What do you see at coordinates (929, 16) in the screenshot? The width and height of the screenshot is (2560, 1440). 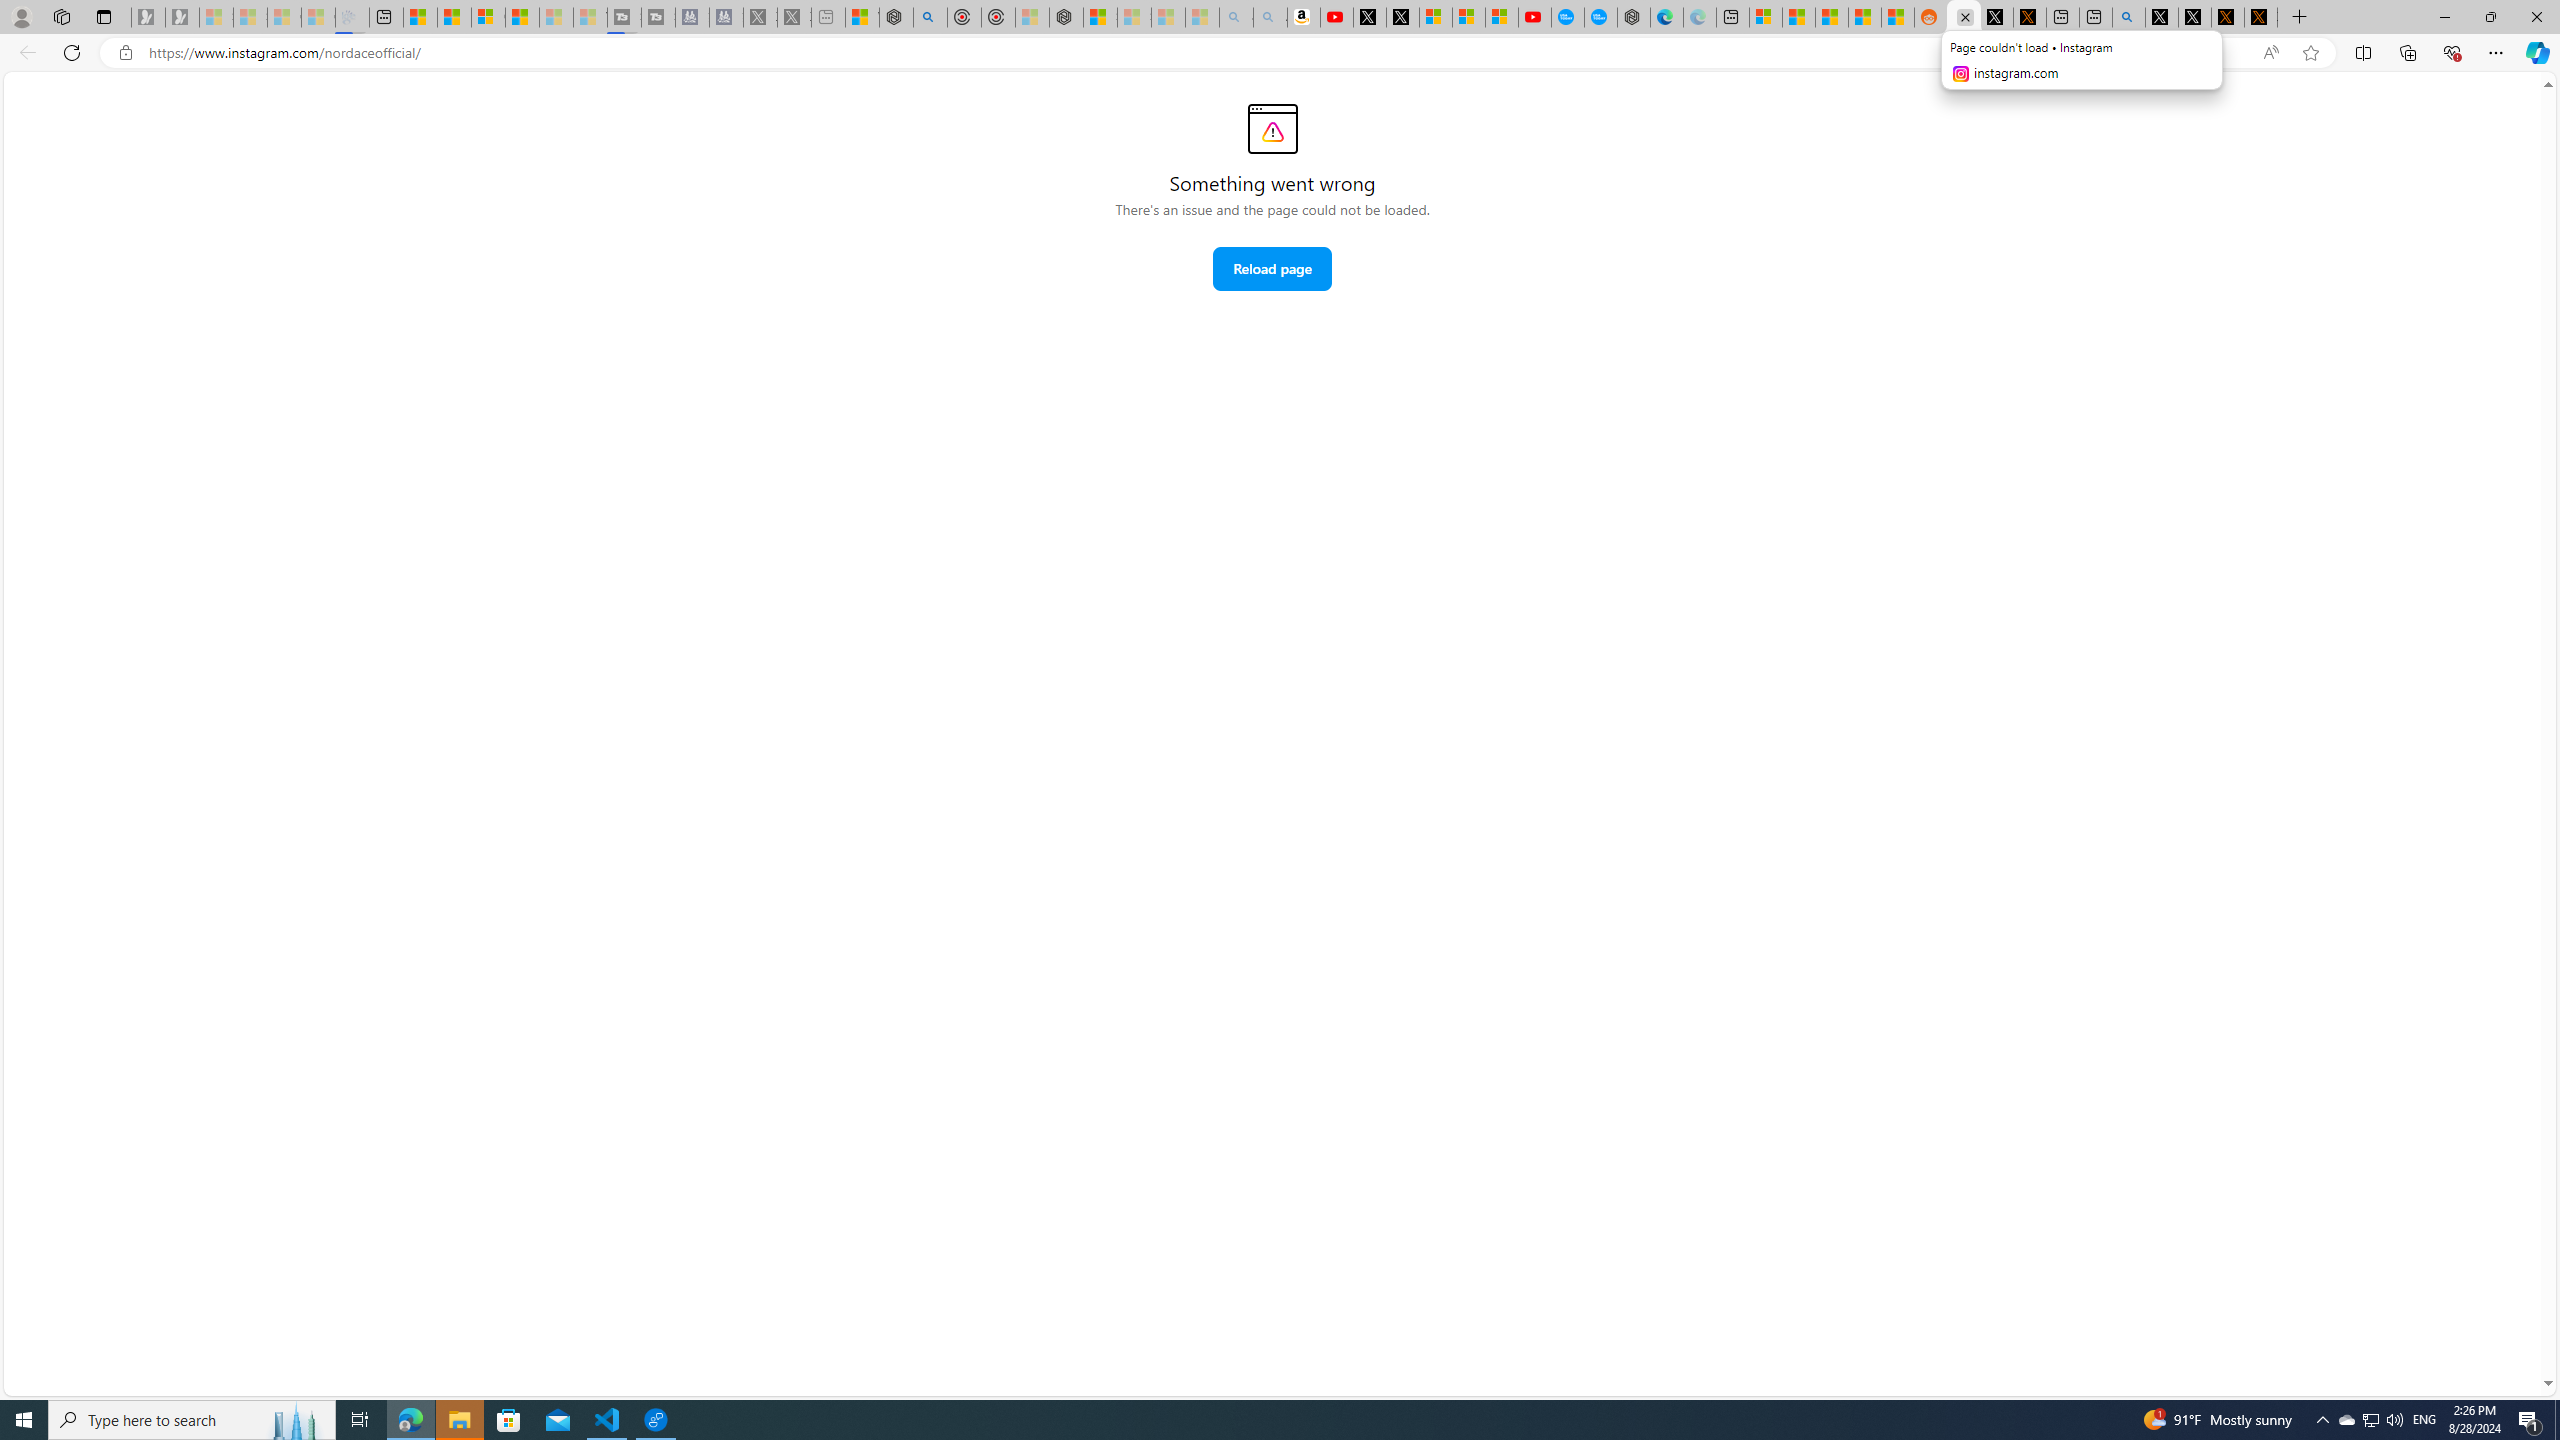 I see `'poe - Search'` at bounding box center [929, 16].